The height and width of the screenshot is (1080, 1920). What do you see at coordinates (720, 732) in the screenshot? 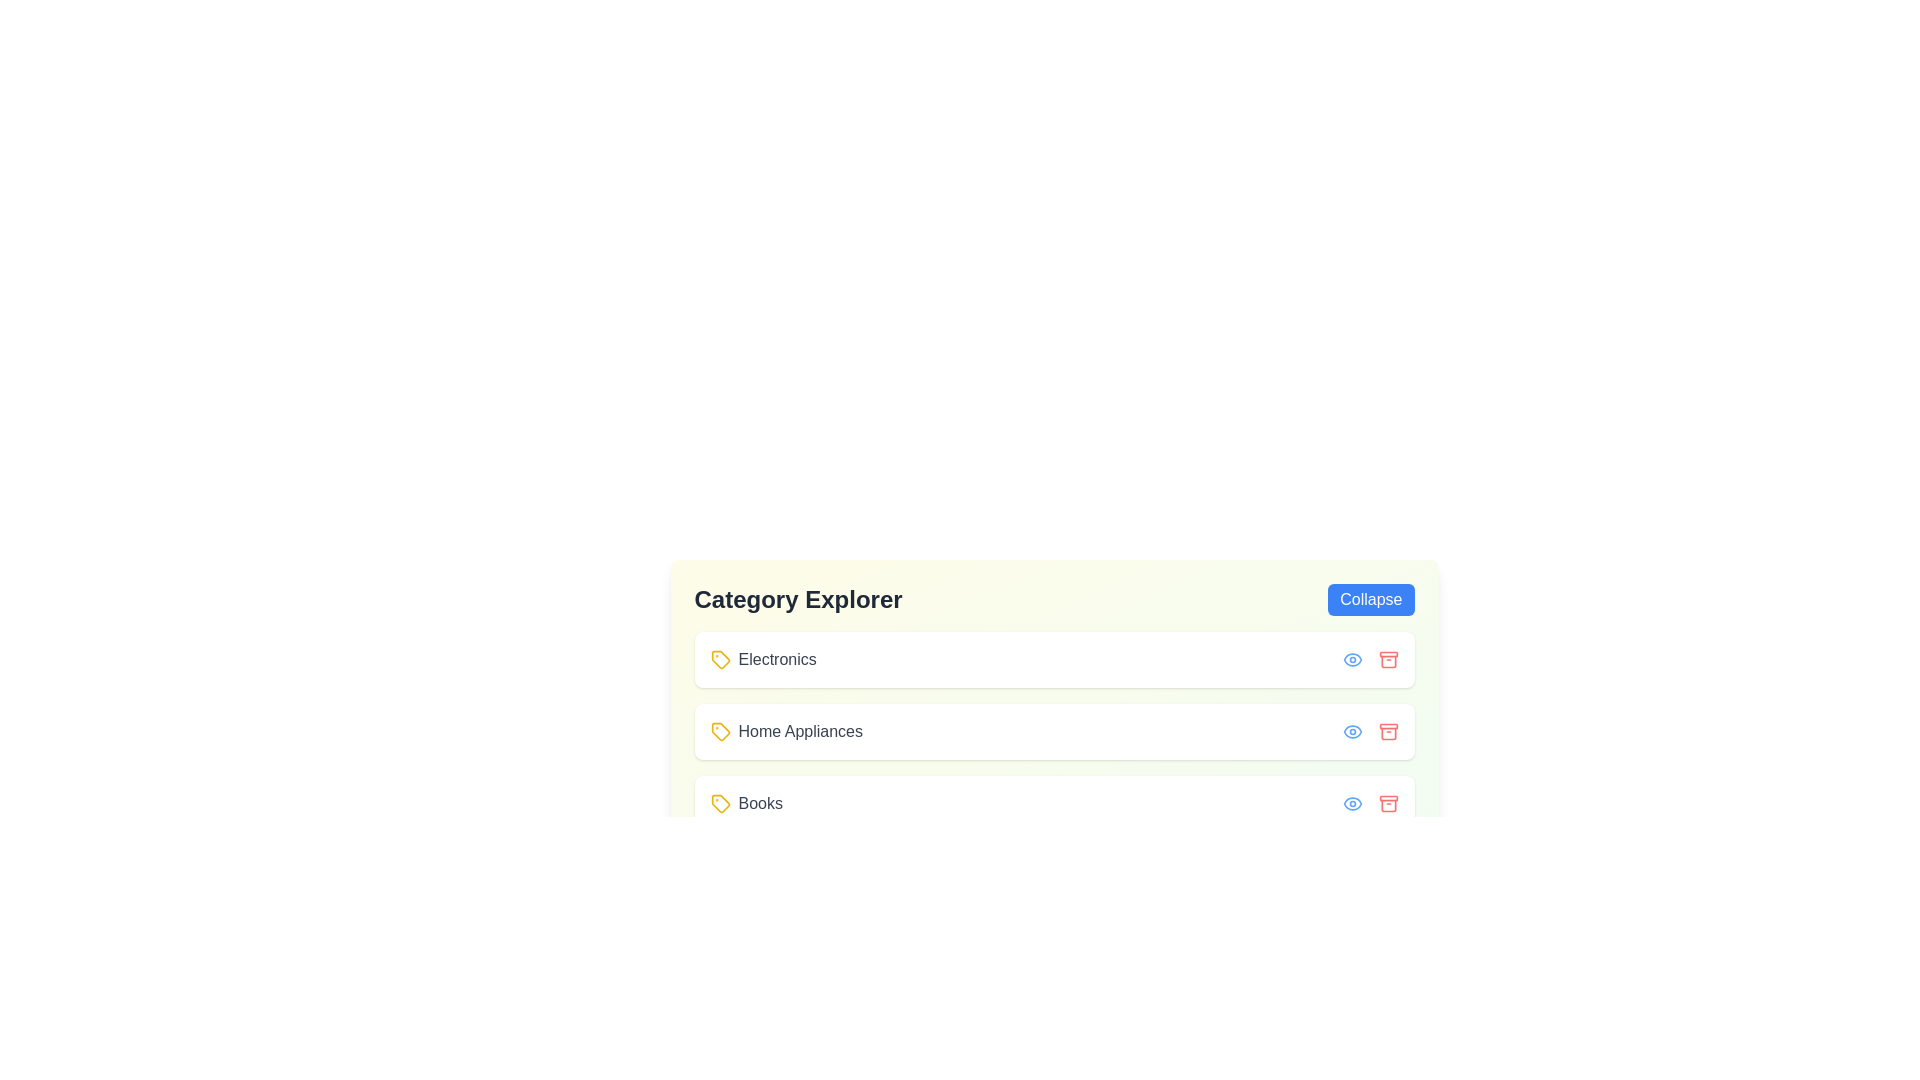
I see `the small, stylized yellow tag-shaped icon located to the left of the 'Home Appliances' text` at bounding box center [720, 732].